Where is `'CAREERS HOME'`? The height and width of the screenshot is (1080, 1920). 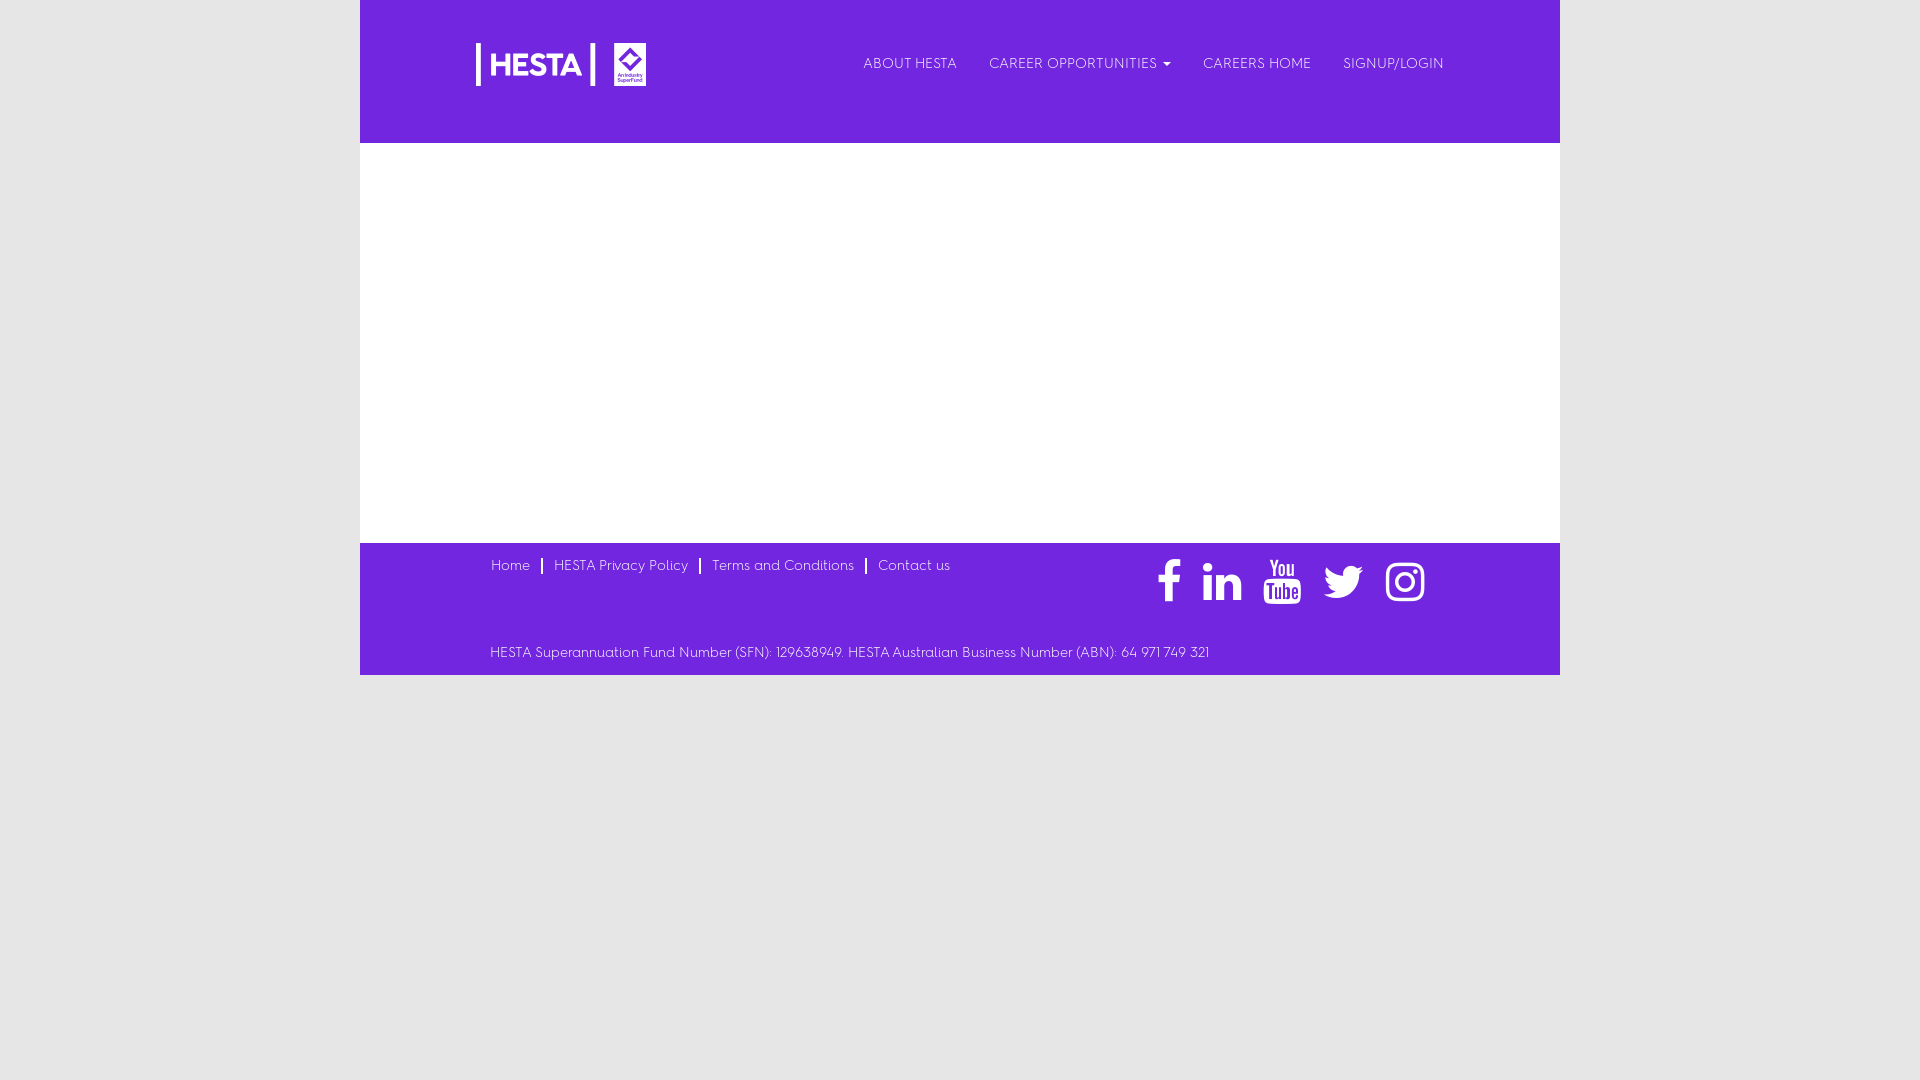 'CAREERS HOME' is located at coordinates (1200, 61).